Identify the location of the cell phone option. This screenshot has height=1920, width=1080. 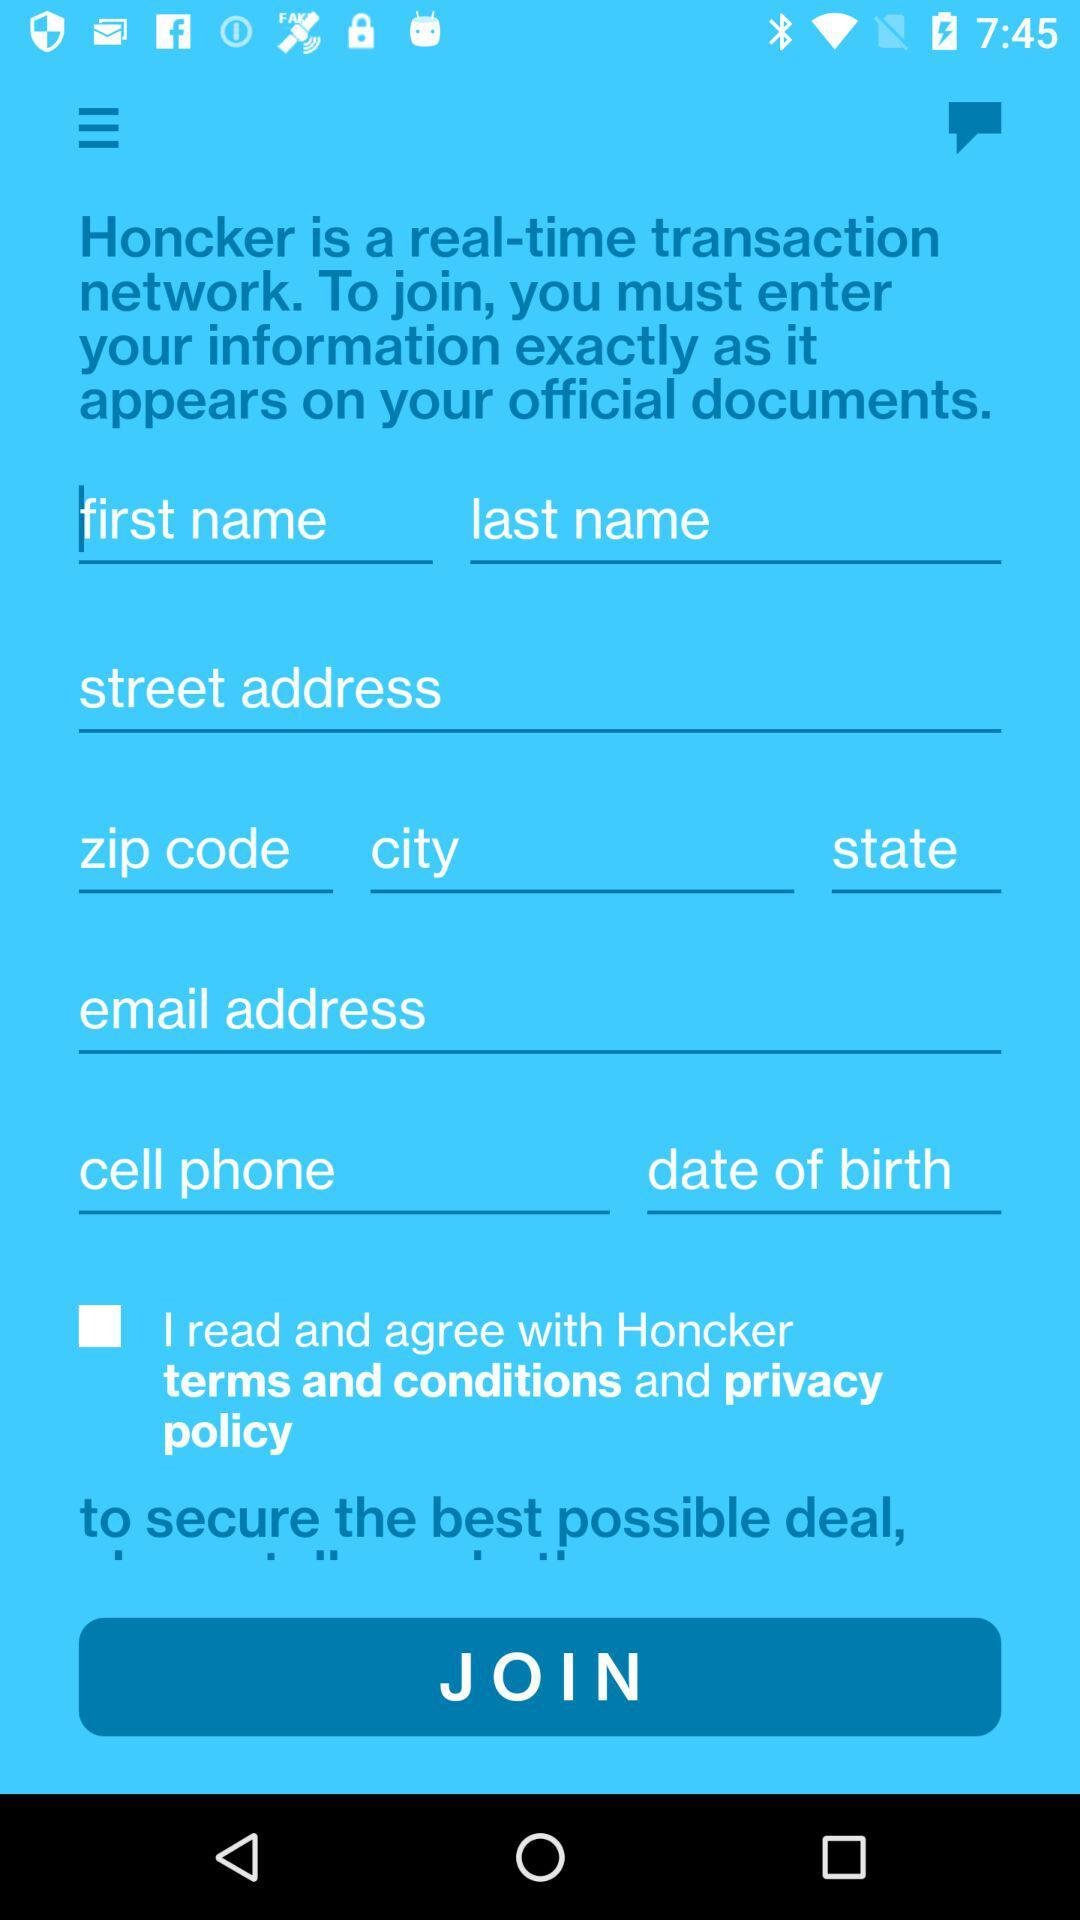
(343, 1202).